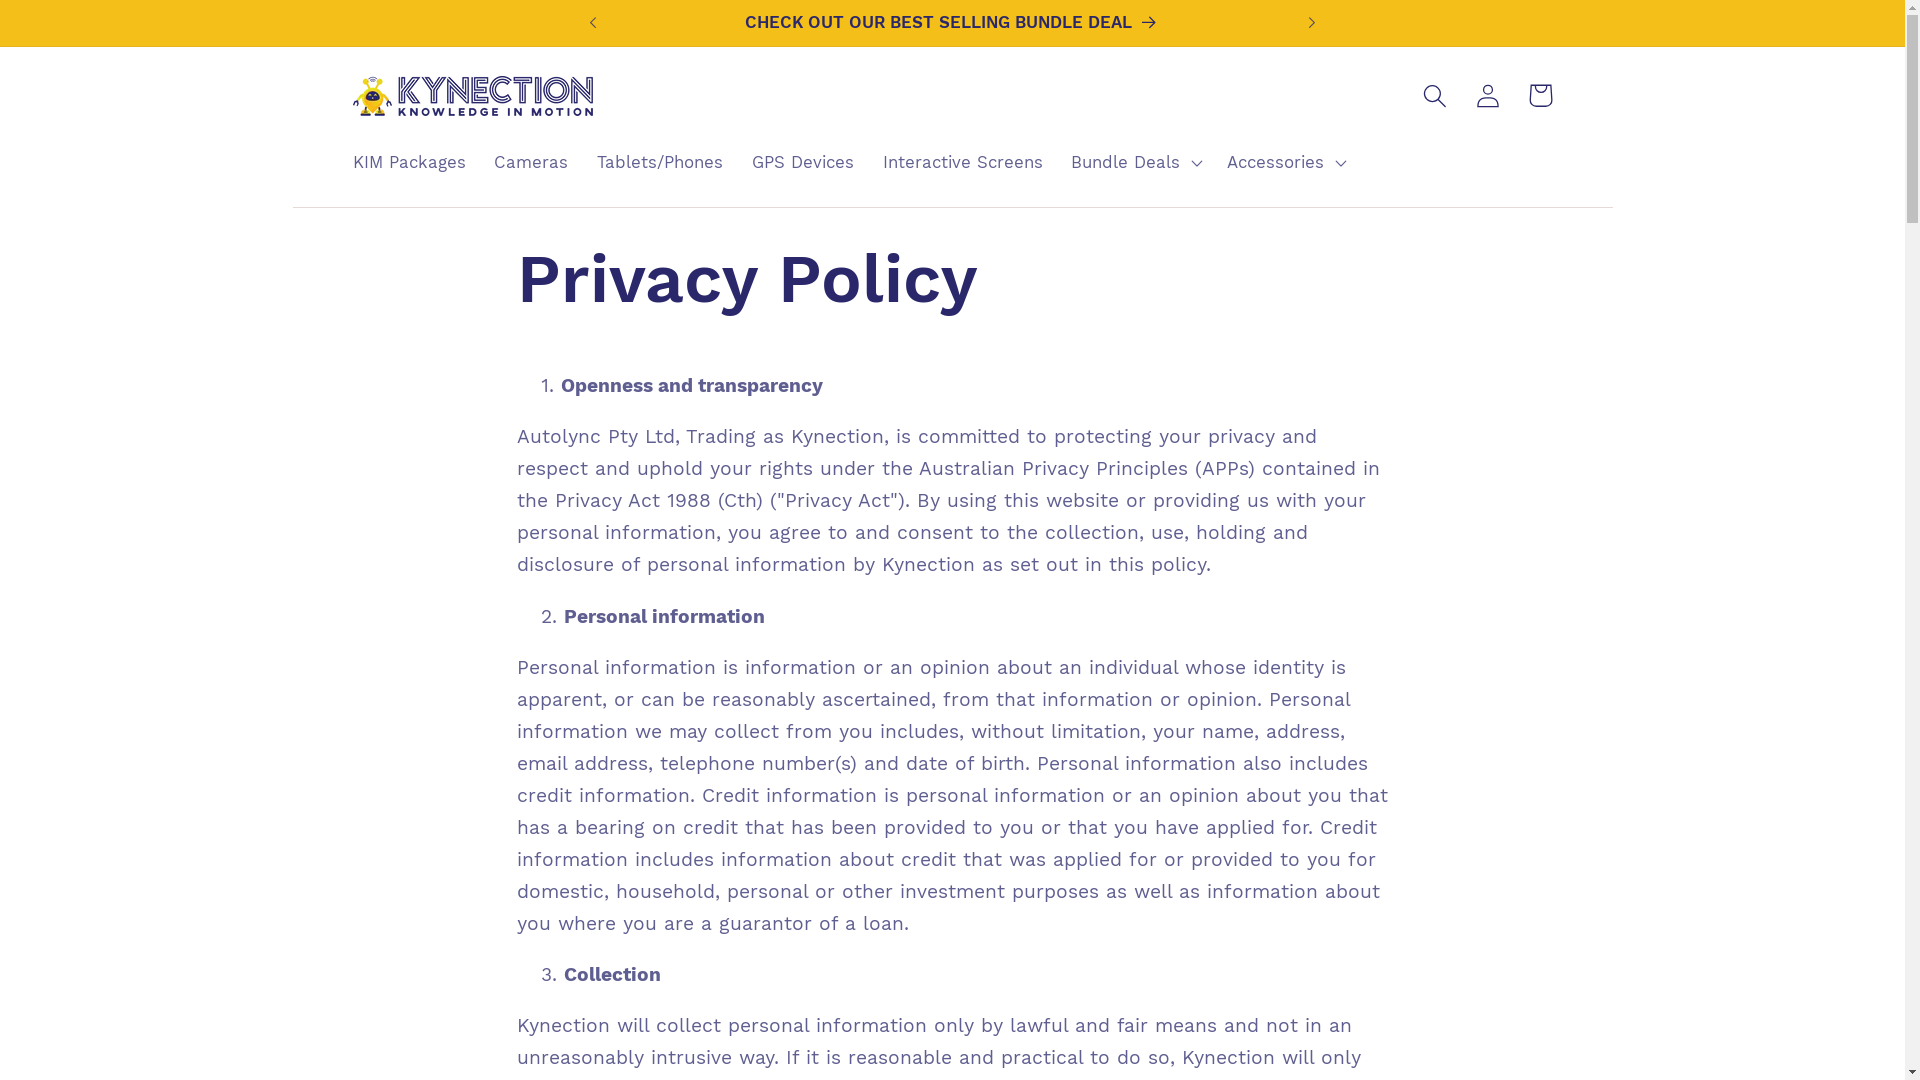  What do you see at coordinates (1539, 95) in the screenshot?
I see `'Cart'` at bounding box center [1539, 95].